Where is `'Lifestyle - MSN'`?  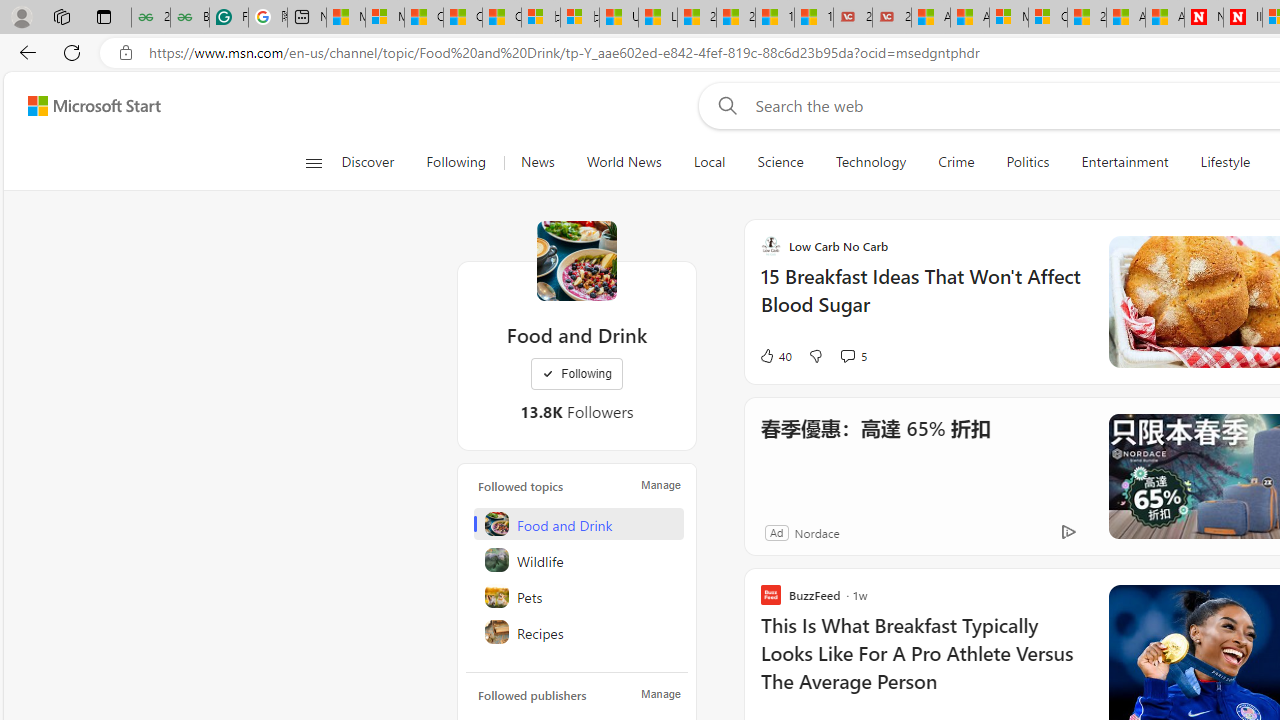 'Lifestyle - MSN' is located at coordinates (657, 17).